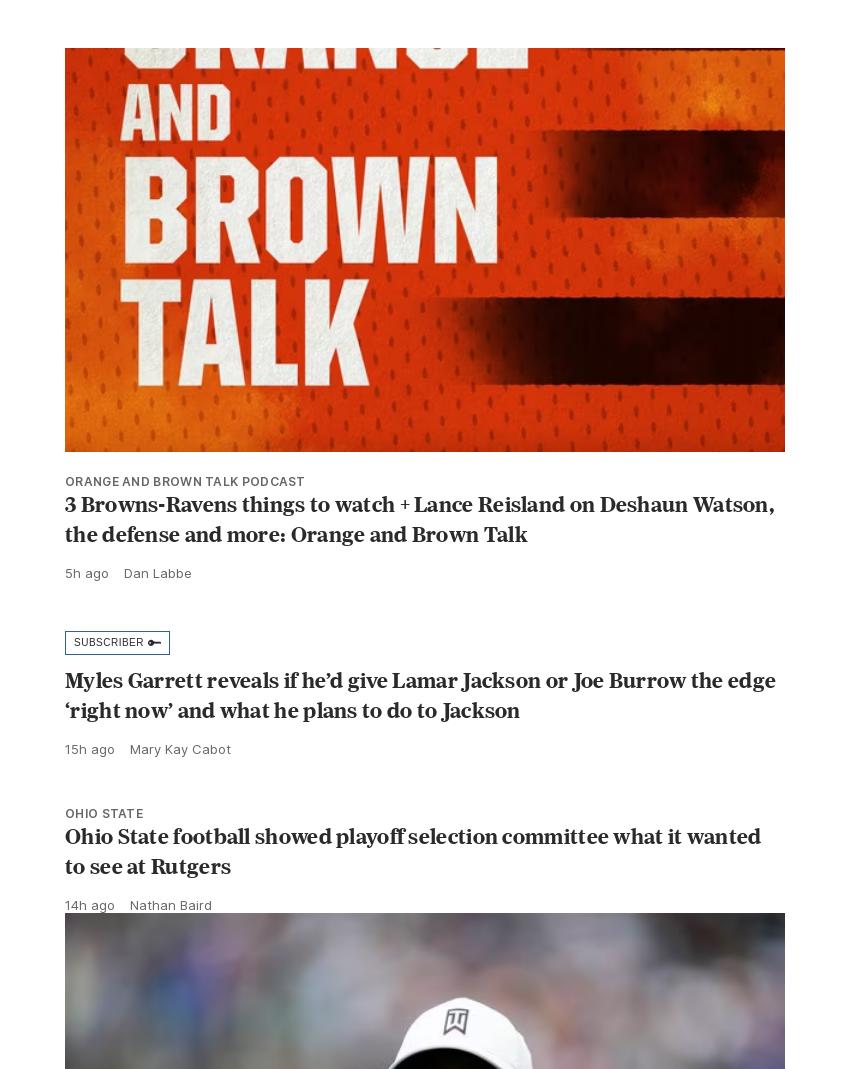 This screenshot has height=1069, width=850. What do you see at coordinates (170, 947) in the screenshot?
I see `'Nathan Baird'` at bounding box center [170, 947].